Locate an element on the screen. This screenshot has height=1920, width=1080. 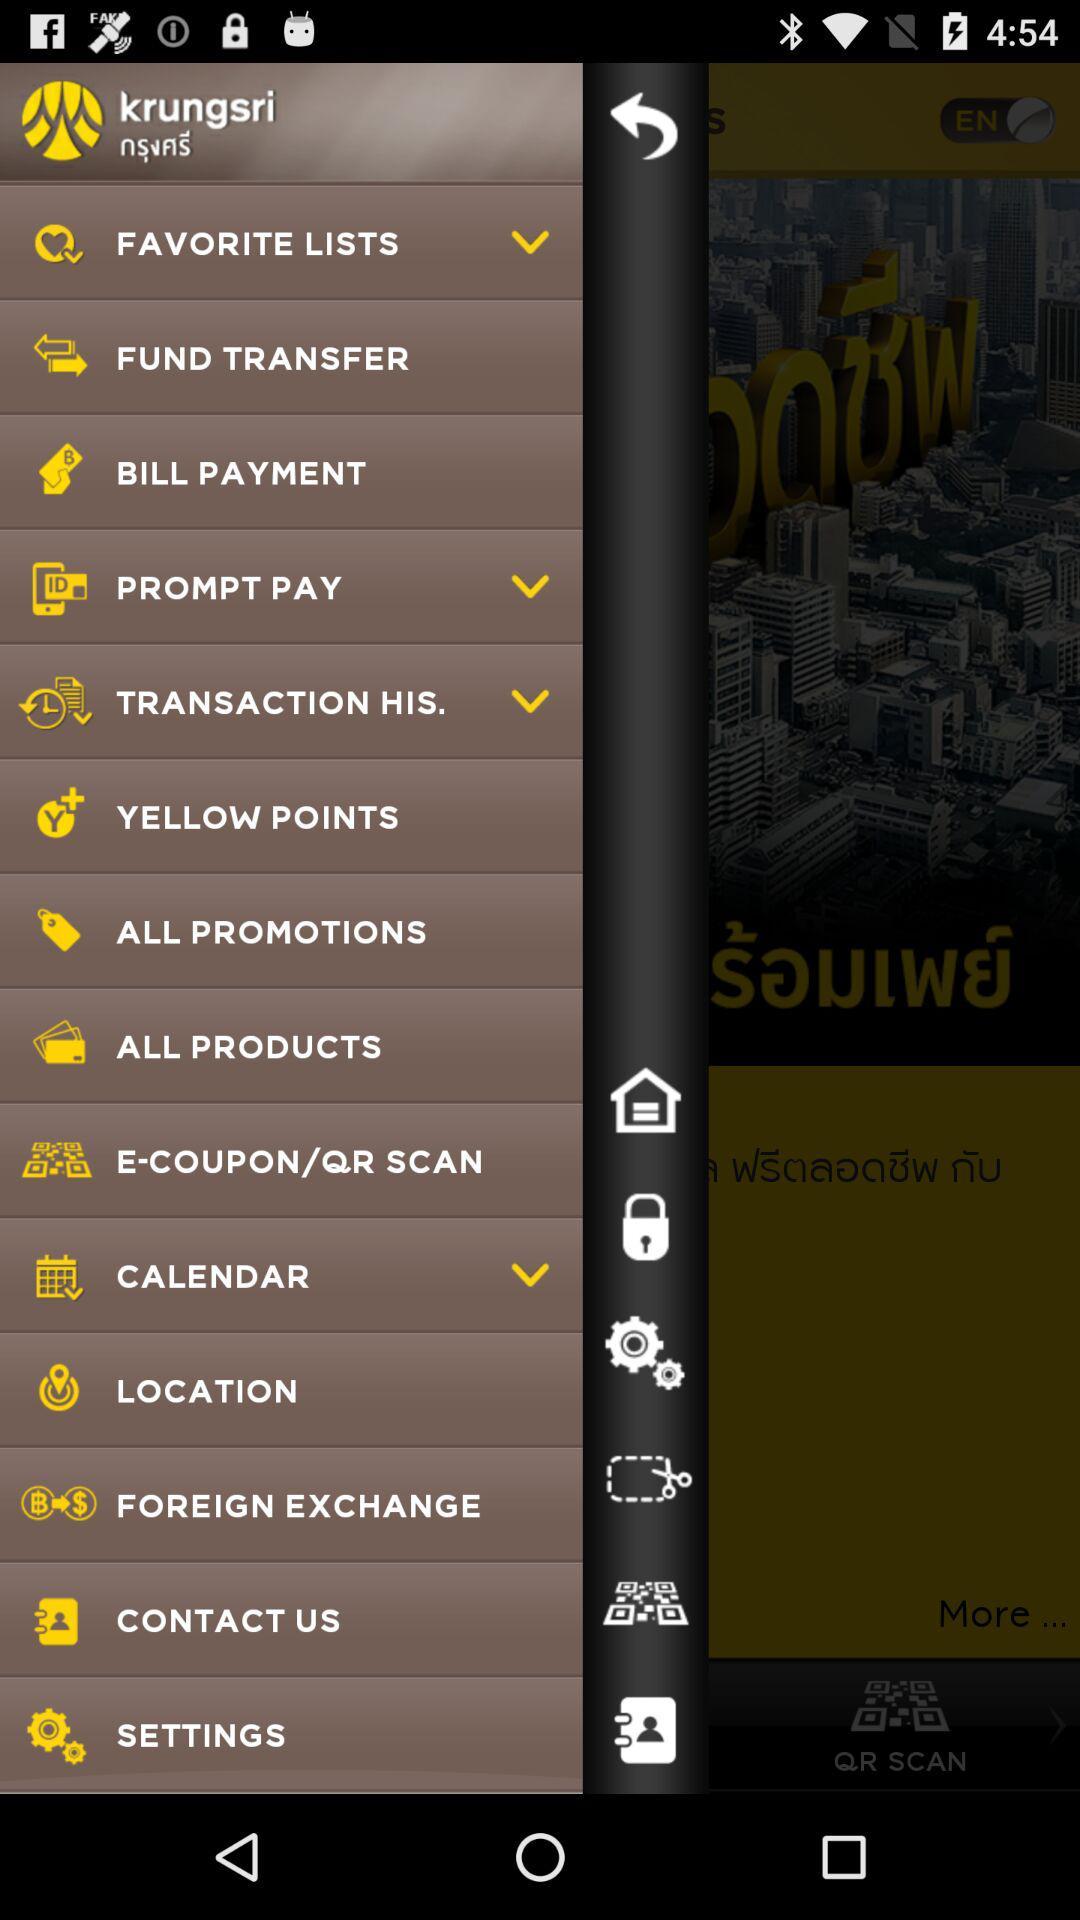
return home is located at coordinates (645, 1099).